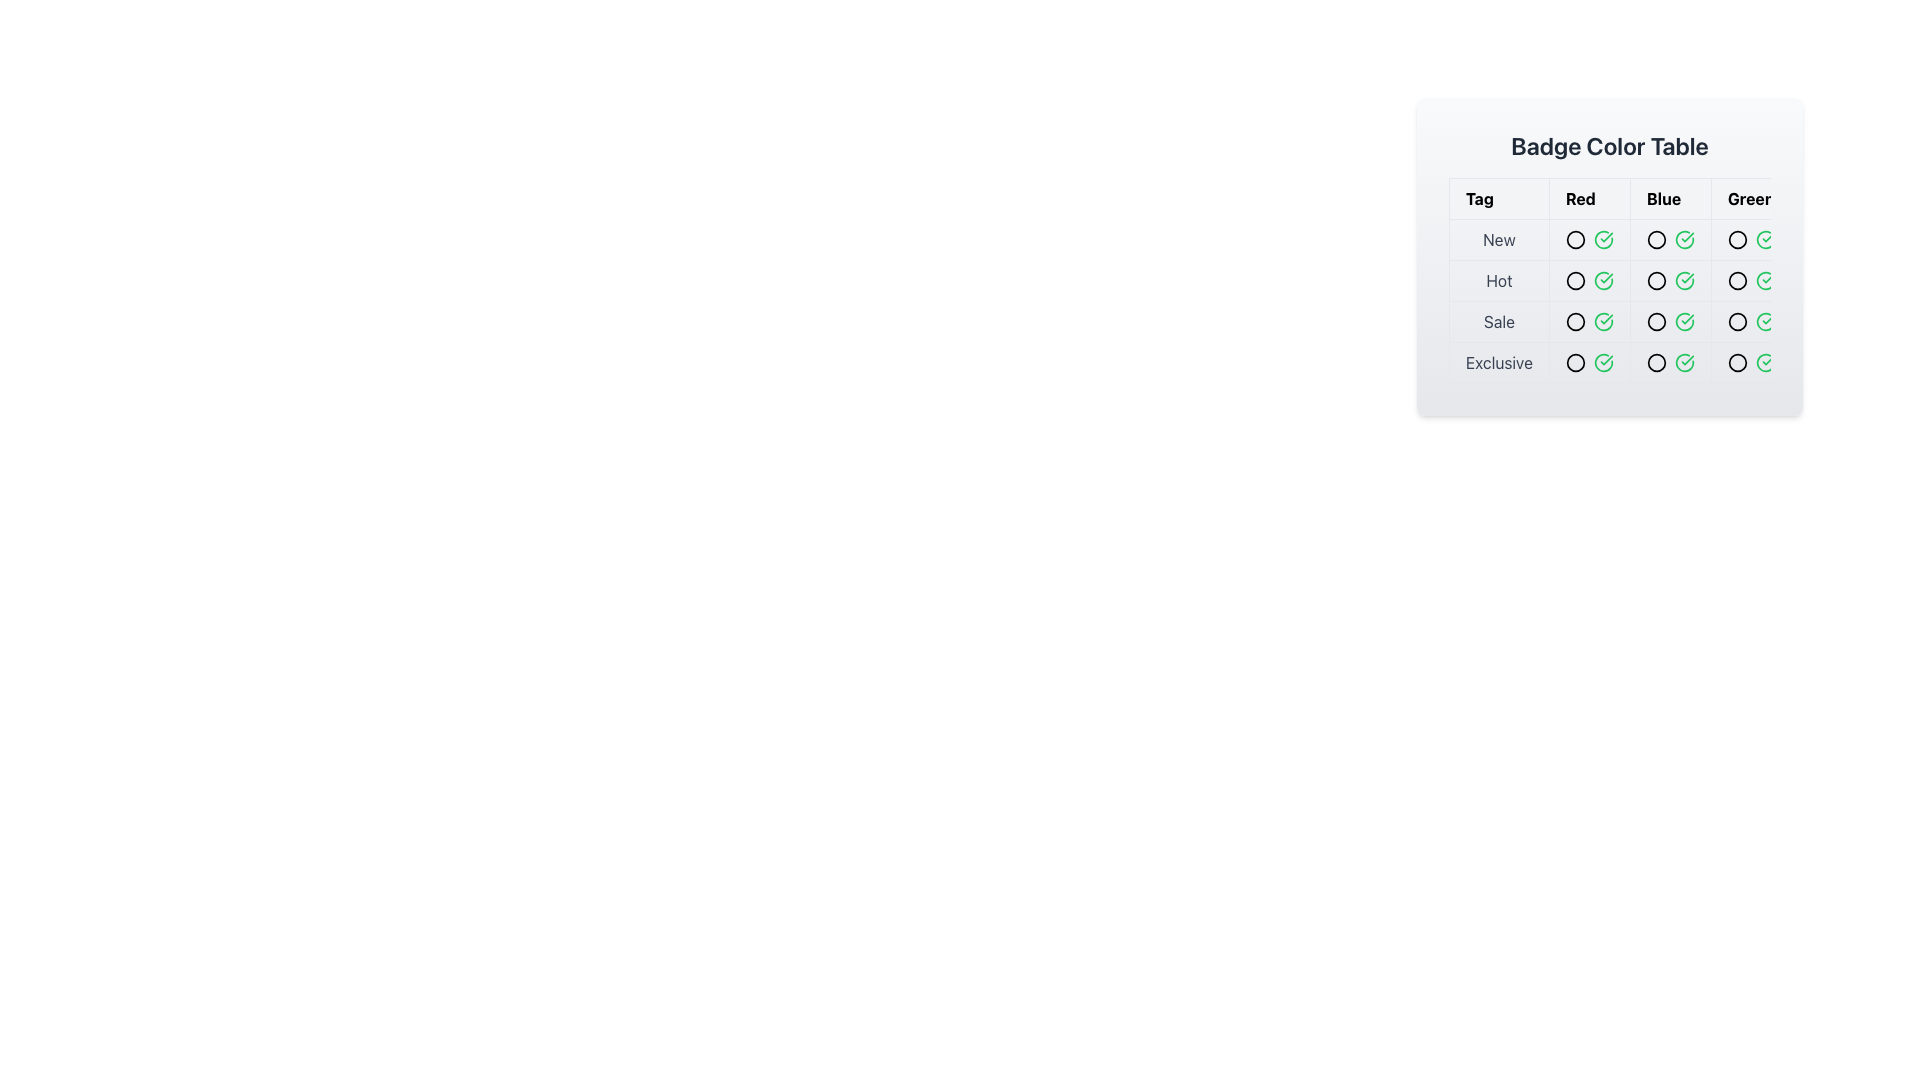  What do you see at coordinates (1750, 238) in the screenshot?
I see `the graphical representation element displaying the status of the 'Greer' badge for the 'New' tag` at bounding box center [1750, 238].